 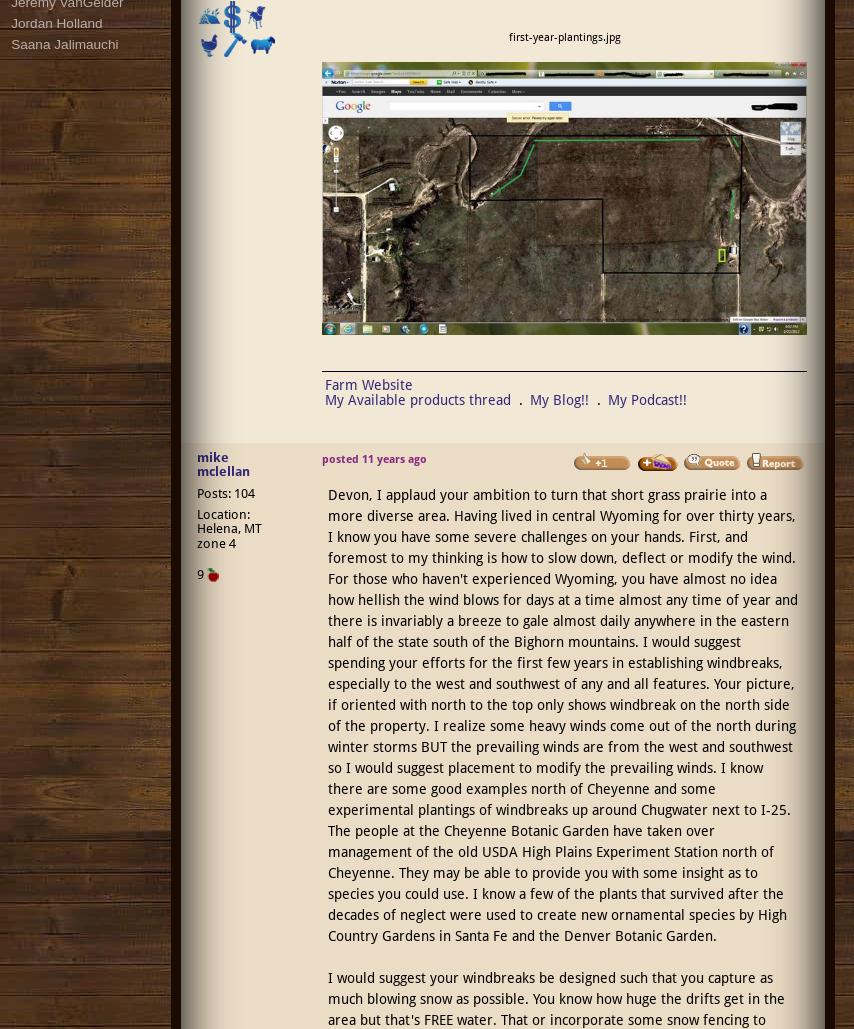 I want to click on 'Devon, I applaud your ambition to turn that short grass prairie into a more diverse area. Having lived in central Wyoming for over thirty years, I know you have some severe challenges on your hands. First, and foremost to my thinking is how to slow down, deflect or modify the wind. For those who haven't experienced Wyoming, you have almost no idea how hellish the wind blows for days at a time almost any time of year and there is invariably a breeze to gale almost daily anywhere in the eastern half of the state south of the Bighorn mountains. I would suggest spending your efforts for the first few years in establishing windbreaks, especially to the west and southwest of any and all features. Your picture, if oriented with north to the top only shows windbreak on the north side of the property. I realize some heavy winds come out of the north during winter storms BUT the prevailing winds are from the west and southwest so I would suggest placement to modify the prevailing winds.  I know there are some good examples north of Cheyenne and some experimental plantings of windbreaks up around Chugwater next to I-25. The people at the Cheyenne Botanic Garden have taken over management of the old USDA High Plains Experiment Station north of Cheyenne.  They may be able to provide you with some insight as to species you could use. I know a few of the plants that survived after the decades of neglect were used to create new ornamental species by High Country Gardens in Santa Fe and the Denver Botanic Garden.', so click(x=561, y=714).